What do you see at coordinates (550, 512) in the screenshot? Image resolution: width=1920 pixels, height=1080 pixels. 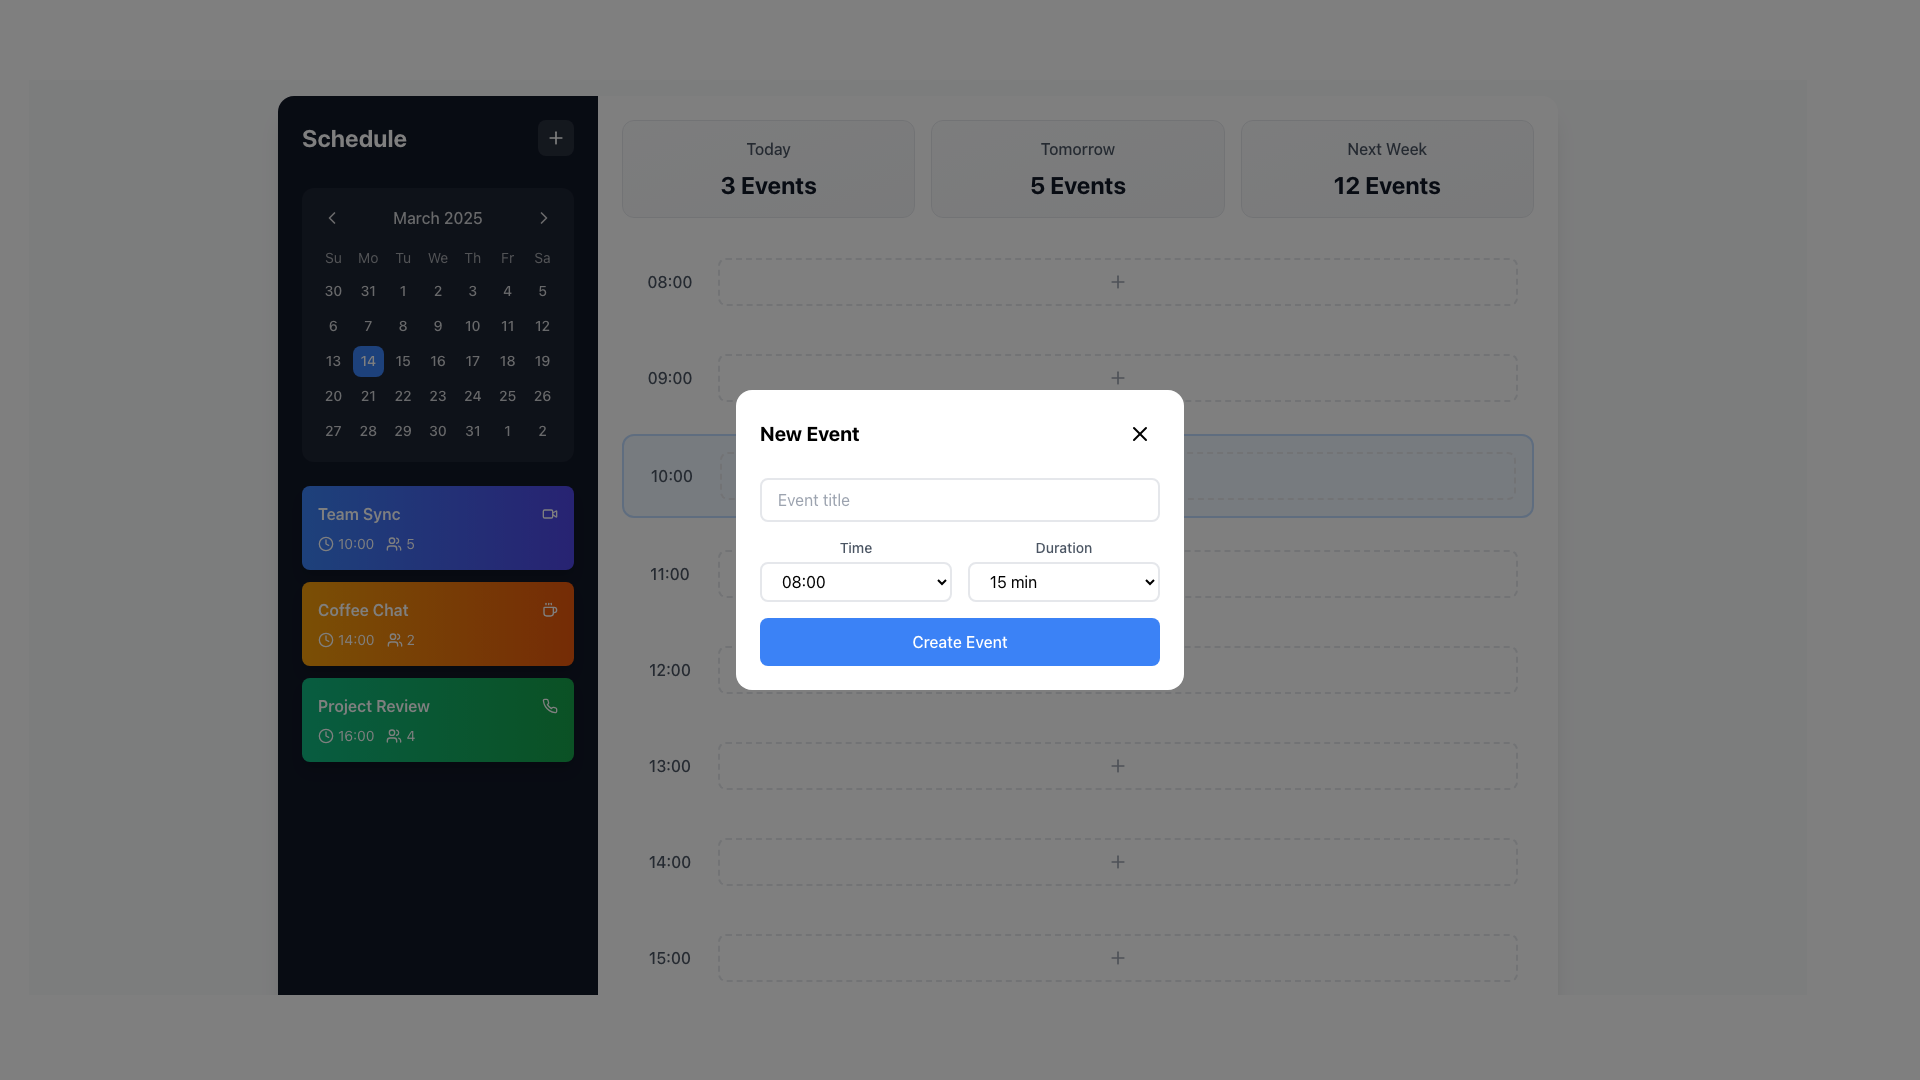 I see `the video icon indicating the scheduled call for the 'Team Sync' event located to the right of the 'Team Sync' card title in the sidebar's task list` at bounding box center [550, 512].